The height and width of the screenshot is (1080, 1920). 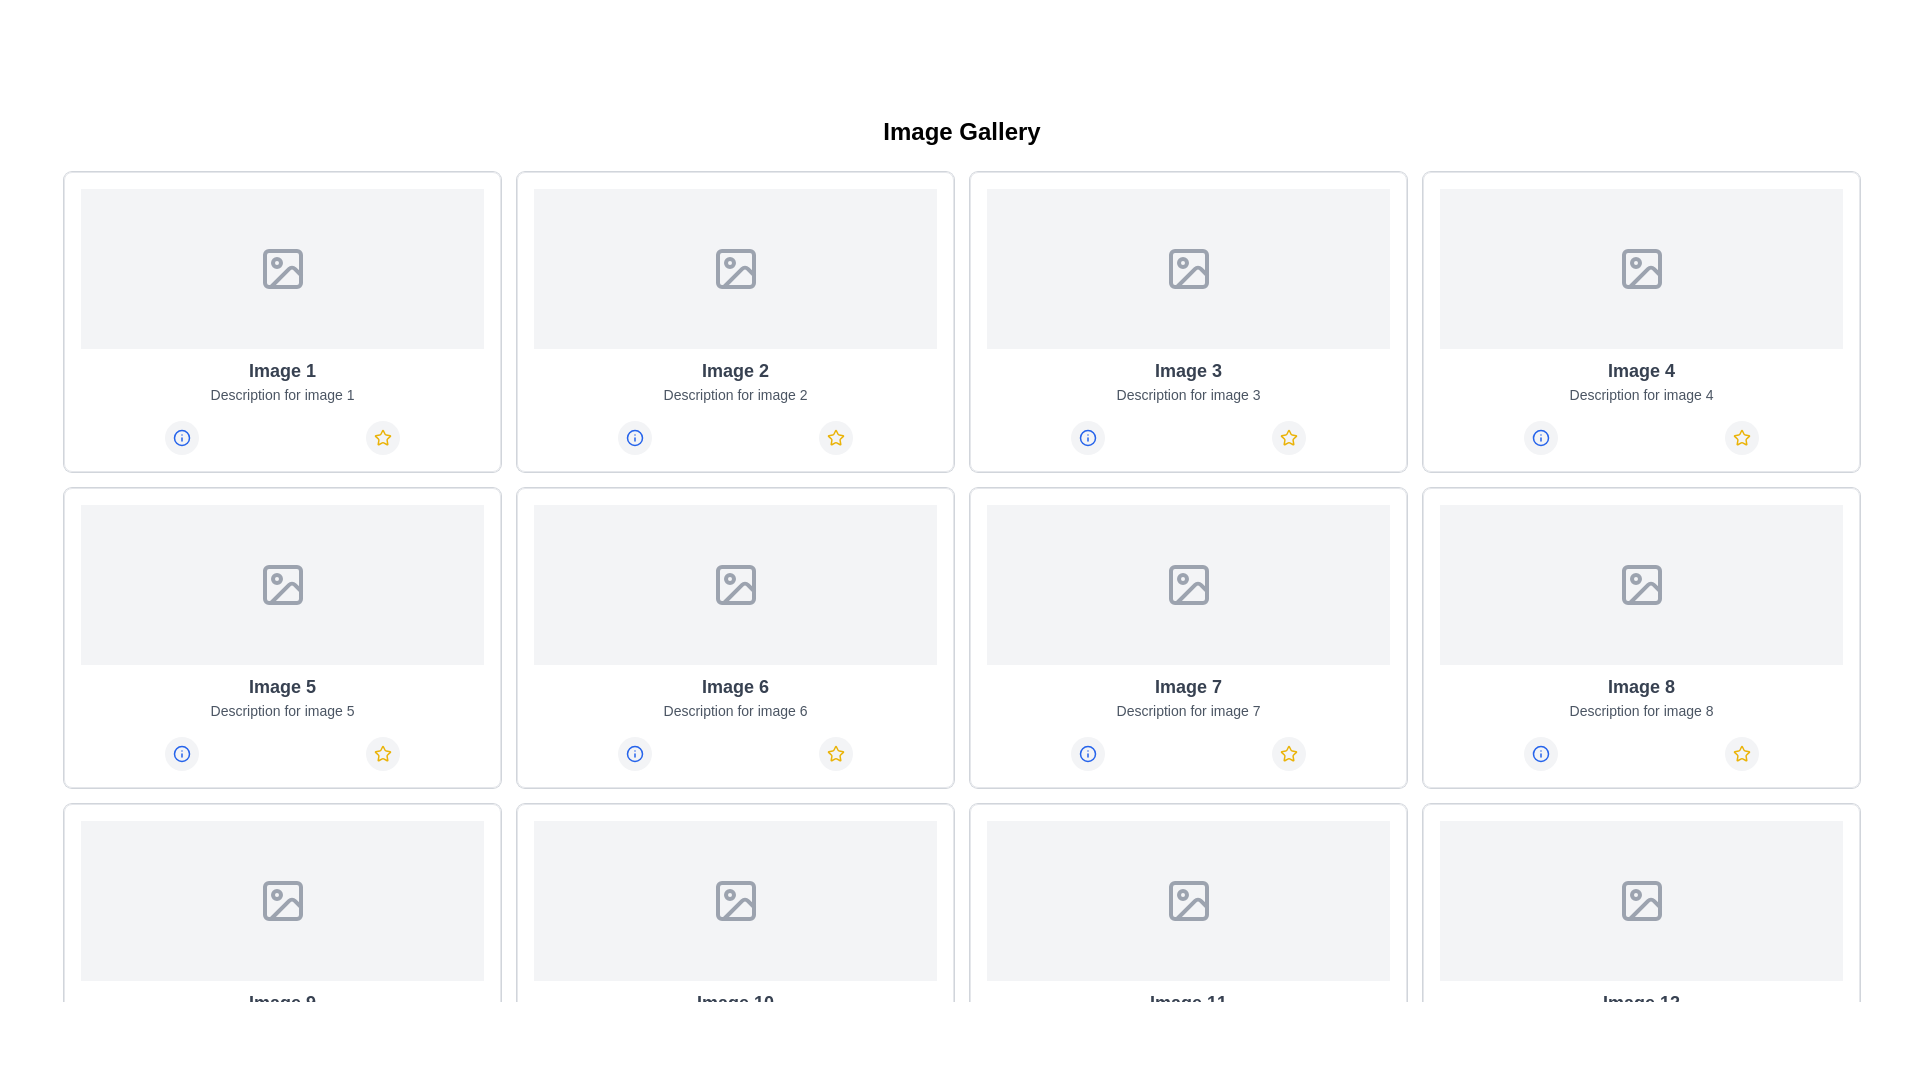 What do you see at coordinates (281, 901) in the screenshot?
I see `the SVG rectangle located in the bottom row of the gallery, specifically within the 'Image 9' card` at bounding box center [281, 901].